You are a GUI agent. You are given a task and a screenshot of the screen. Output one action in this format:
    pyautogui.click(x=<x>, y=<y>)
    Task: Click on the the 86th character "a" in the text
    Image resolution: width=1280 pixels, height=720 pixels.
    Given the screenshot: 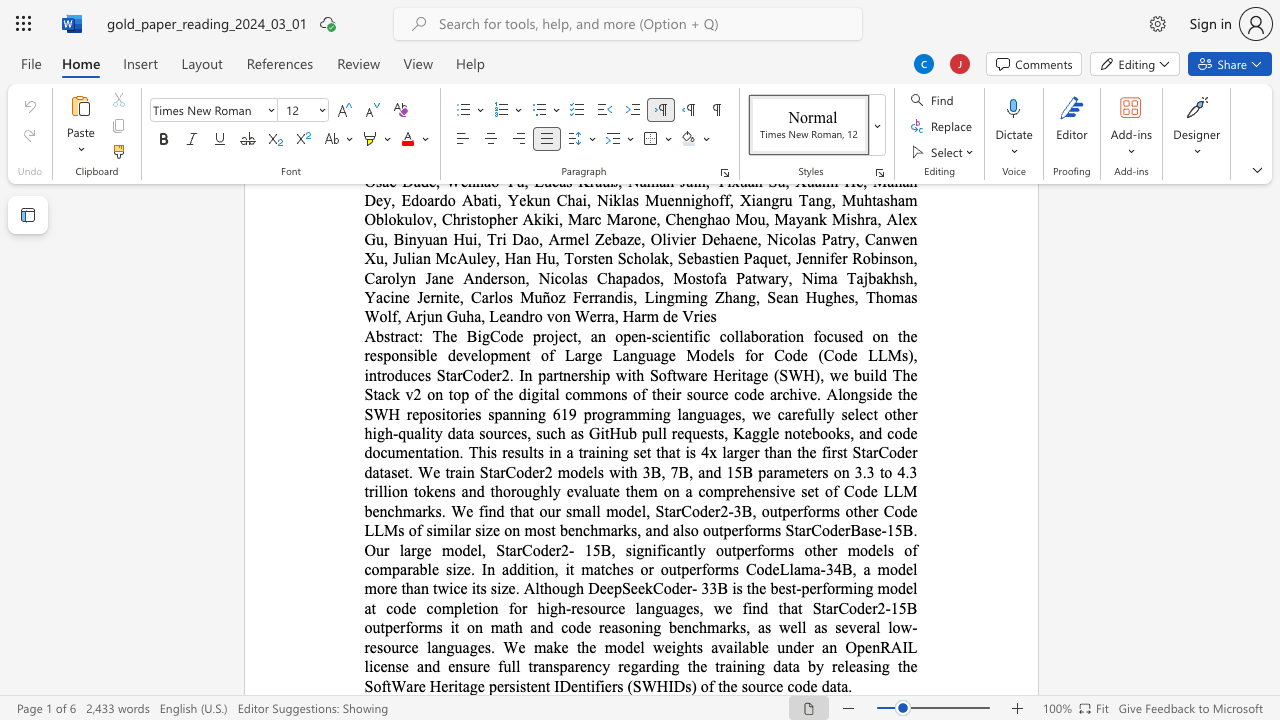 What is the action you would take?
    pyautogui.click(x=642, y=666)
    